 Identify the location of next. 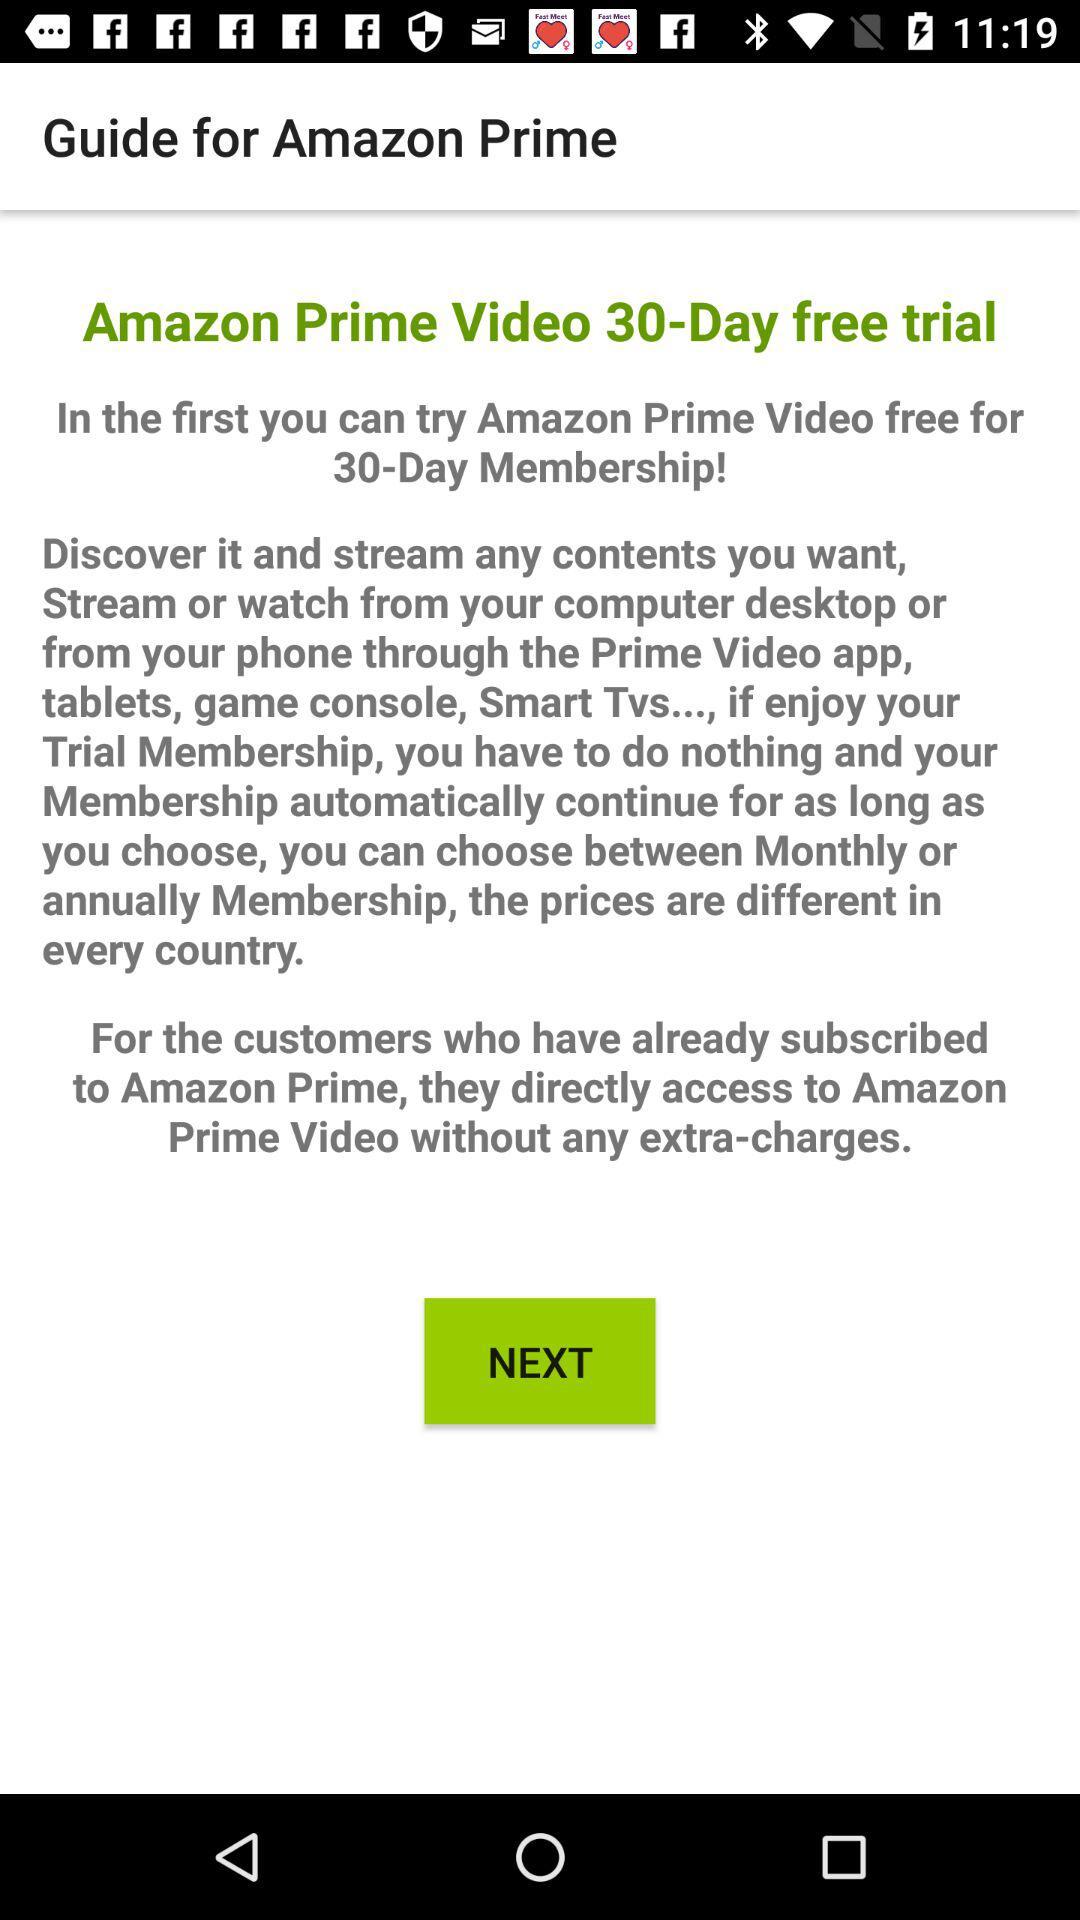
(540, 1360).